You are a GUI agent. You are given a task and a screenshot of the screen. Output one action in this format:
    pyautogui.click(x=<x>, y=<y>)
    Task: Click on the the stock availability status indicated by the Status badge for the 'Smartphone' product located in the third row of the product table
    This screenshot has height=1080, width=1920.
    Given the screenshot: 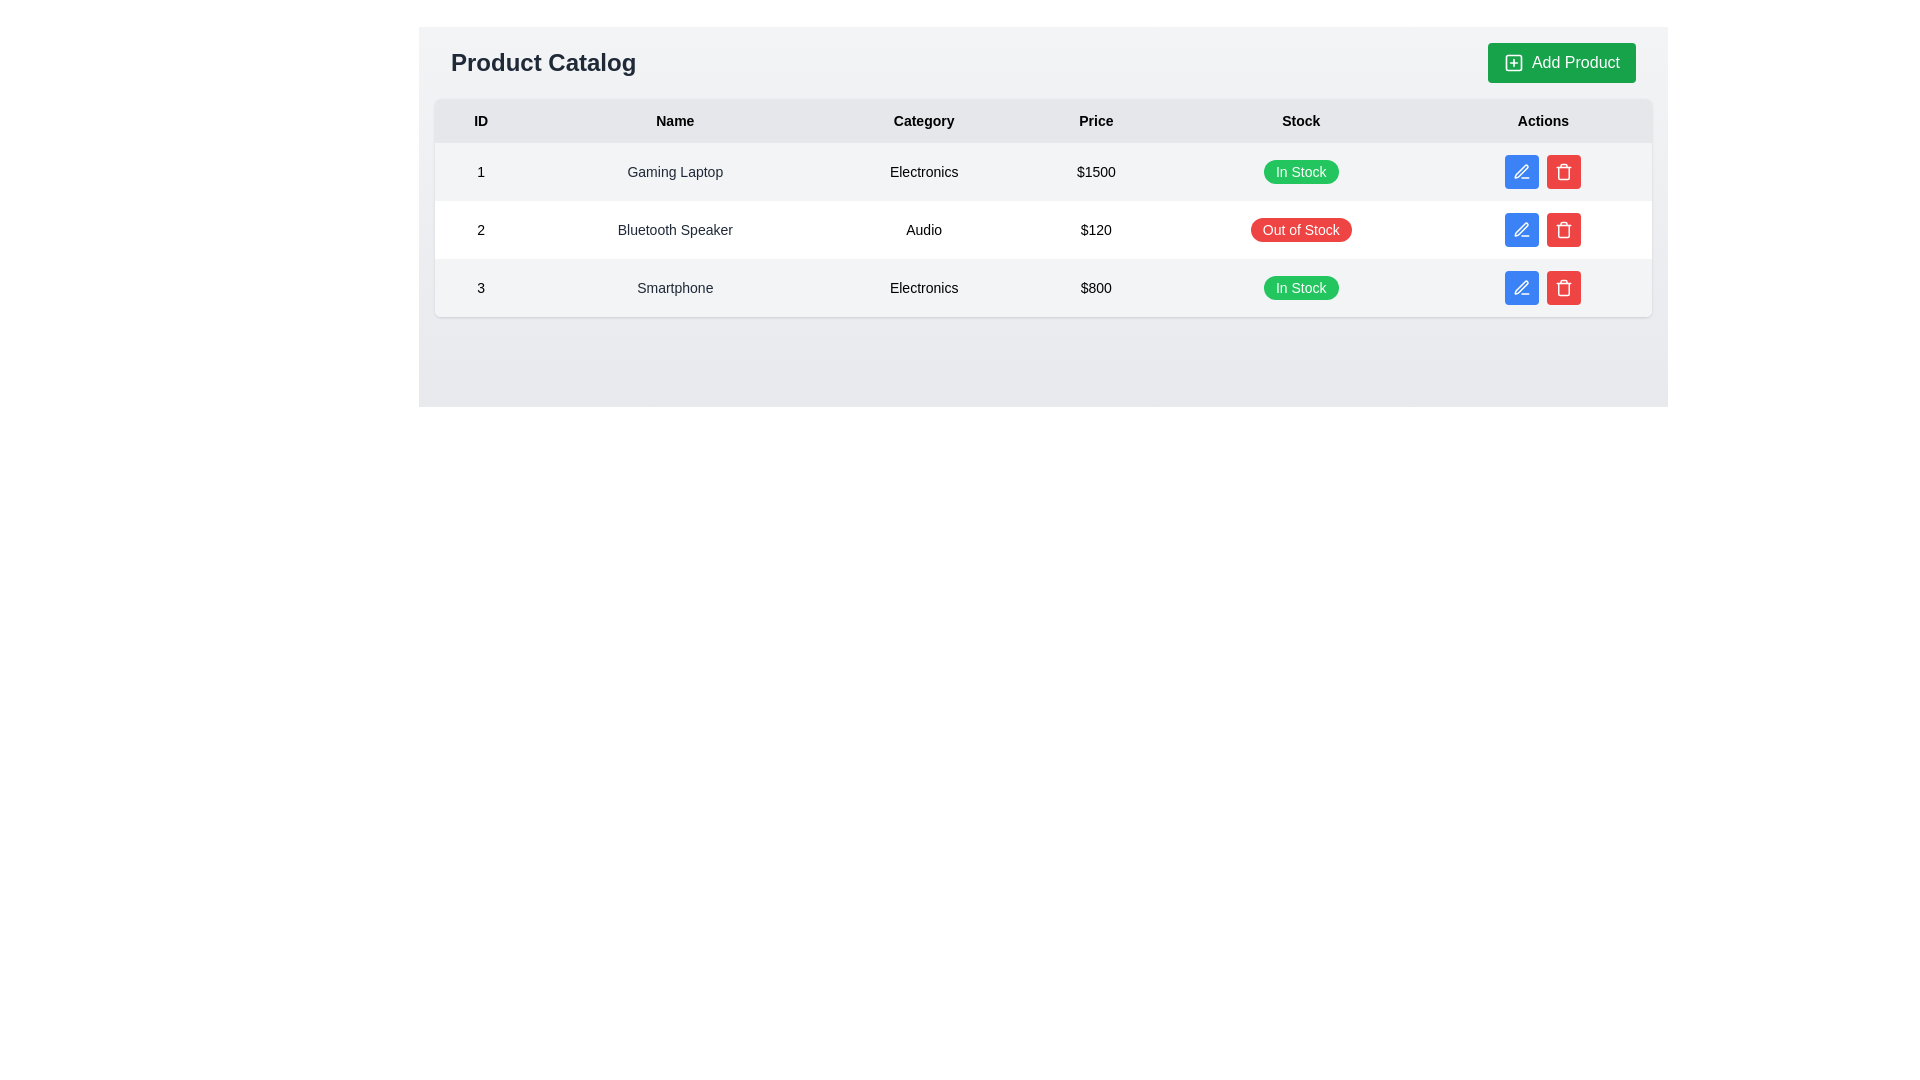 What is the action you would take?
    pyautogui.click(x=1301, y=288)
    